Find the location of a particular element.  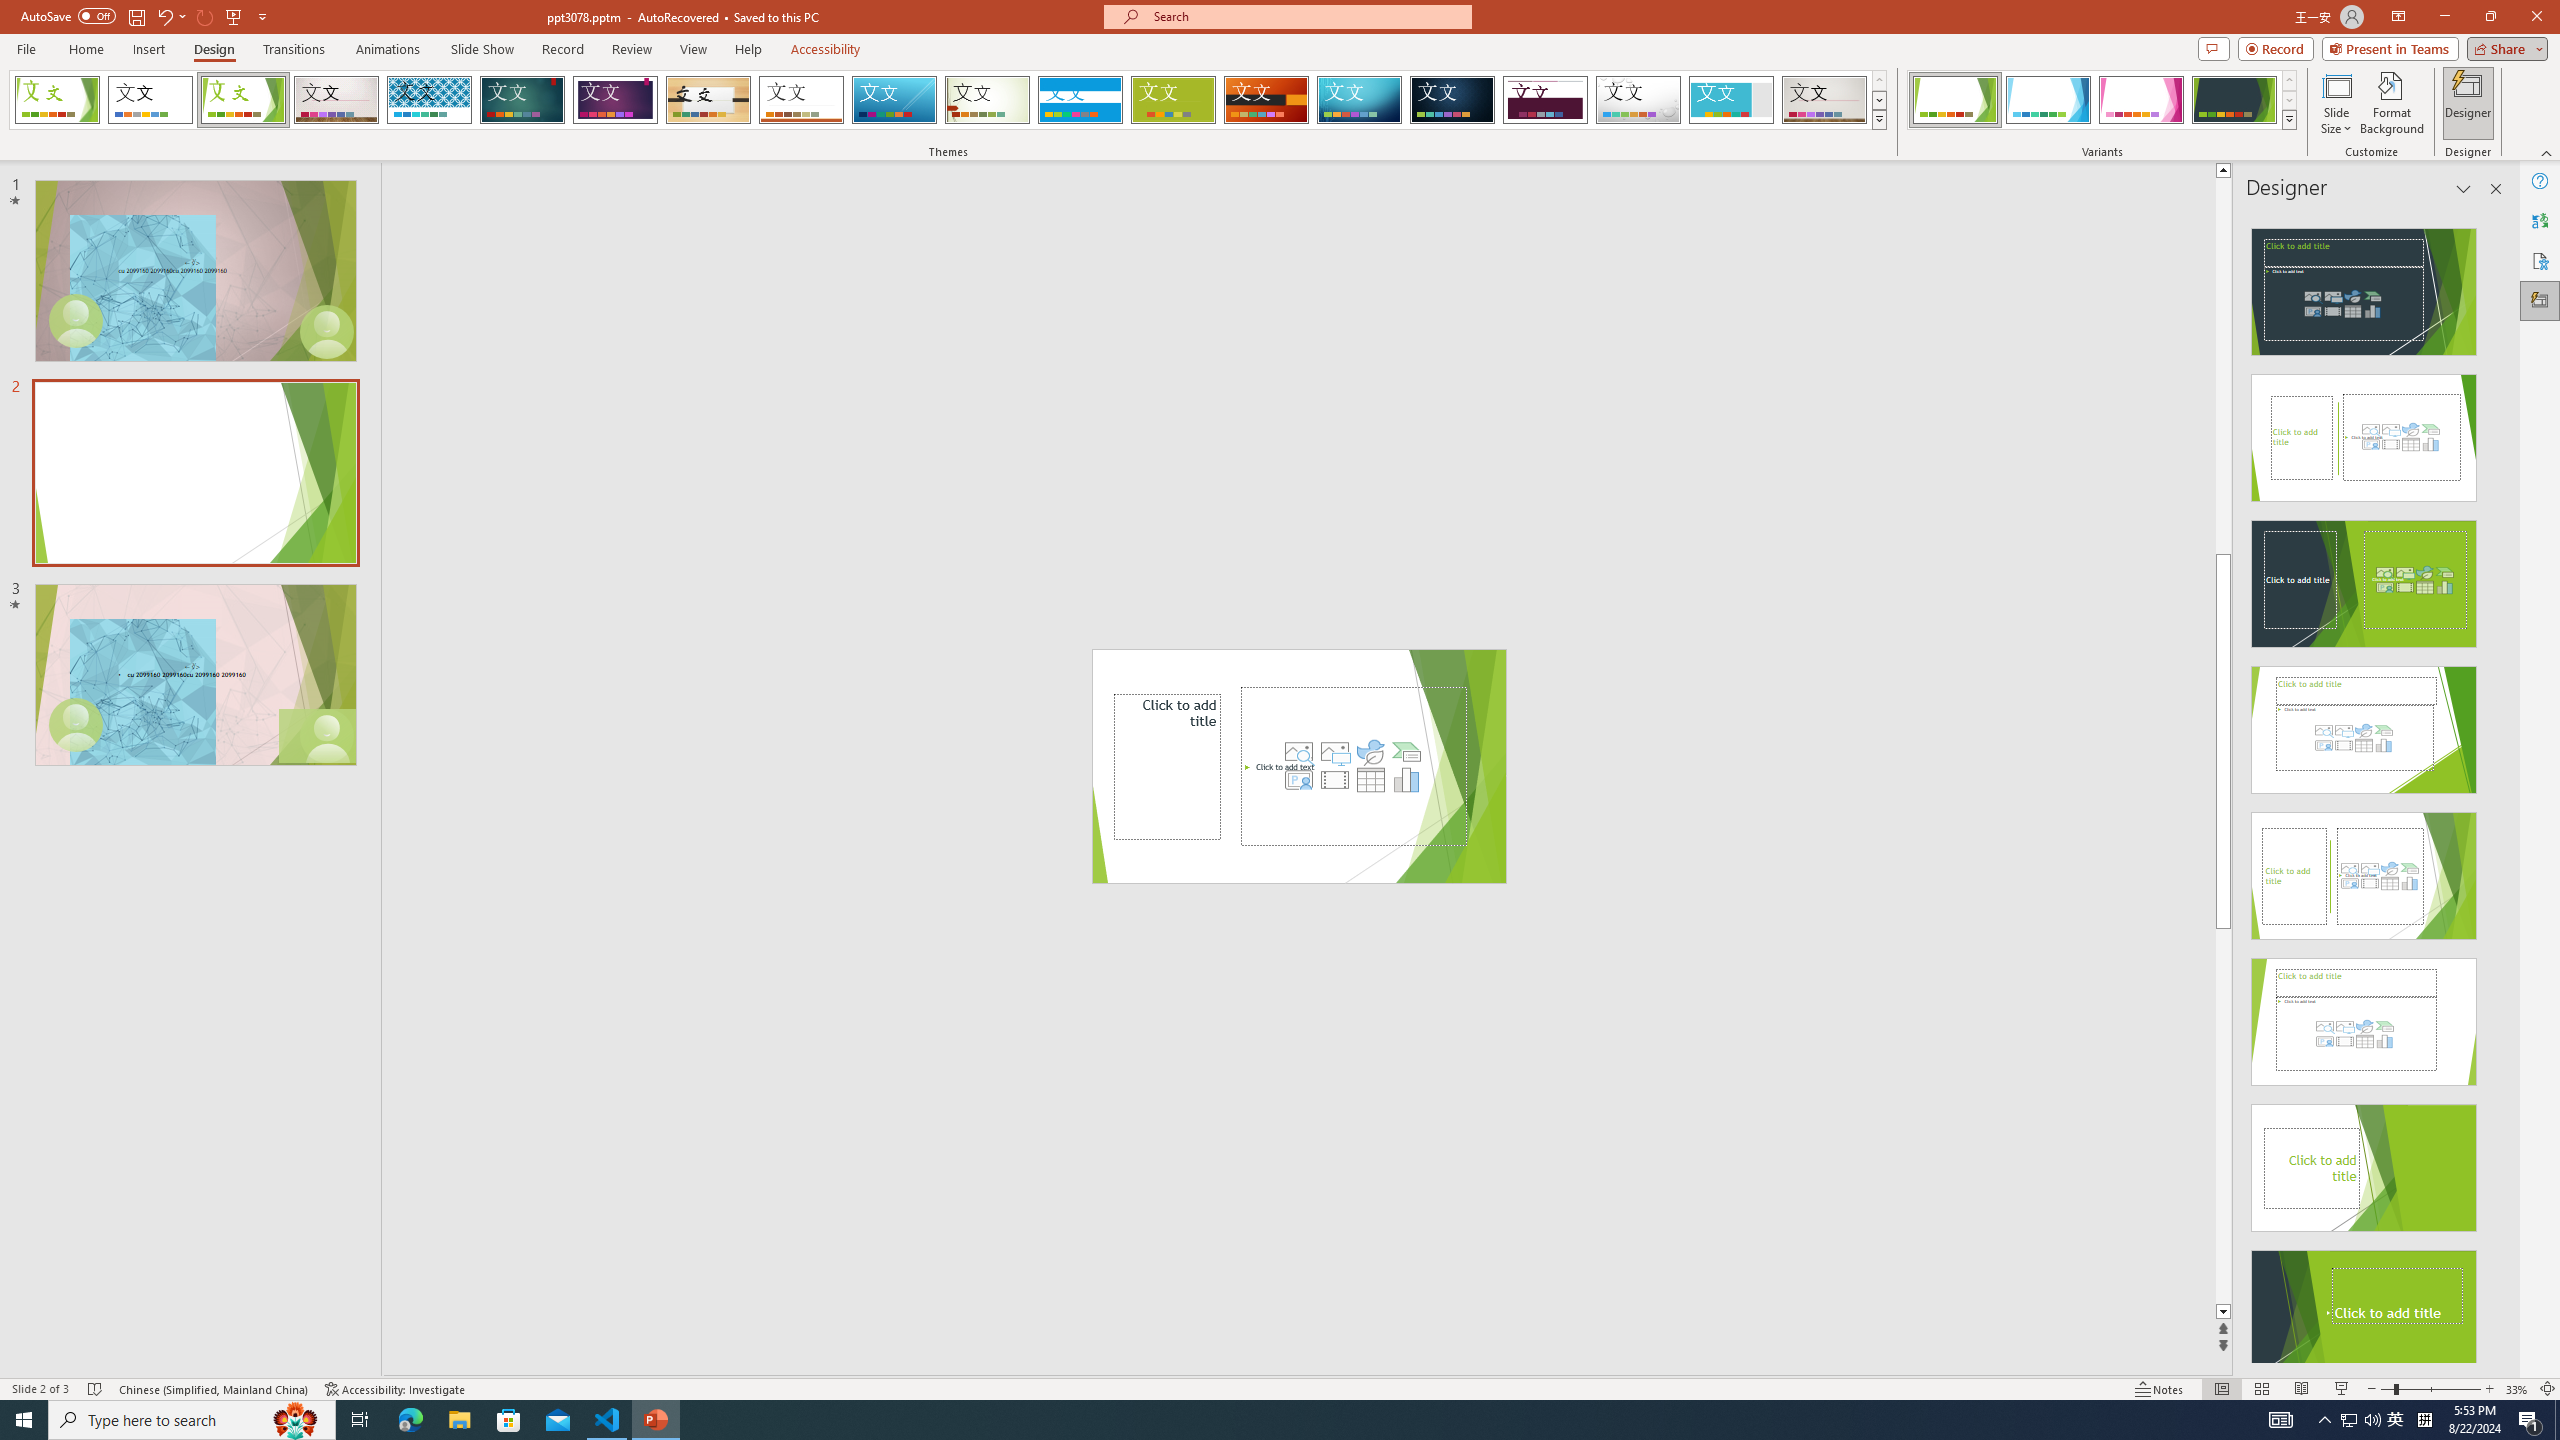

'Zoom 33%' is located at coordinates (2516, 1389).